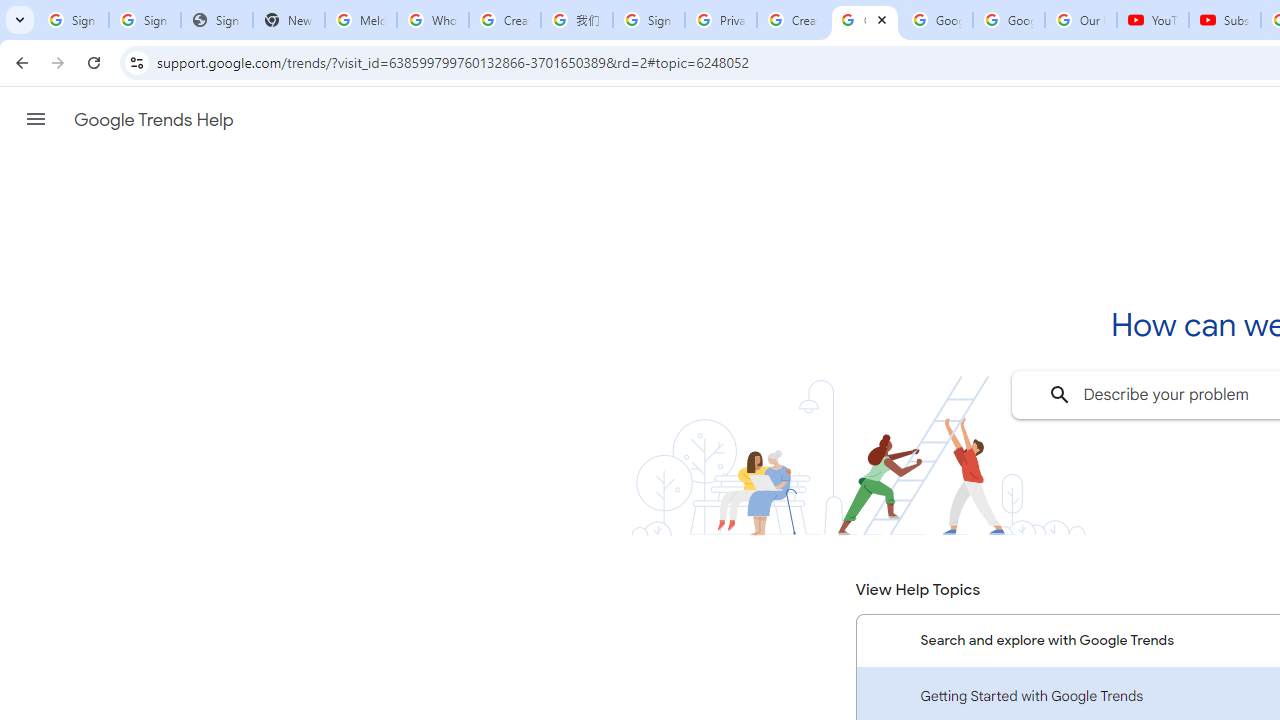 This screenshot has height=720, width=1280. What do you see at coordinates (431, 20) in the screenshot?
I see `'Who is my administrator? - Google Account Help'` at bounding box center [431, 20].